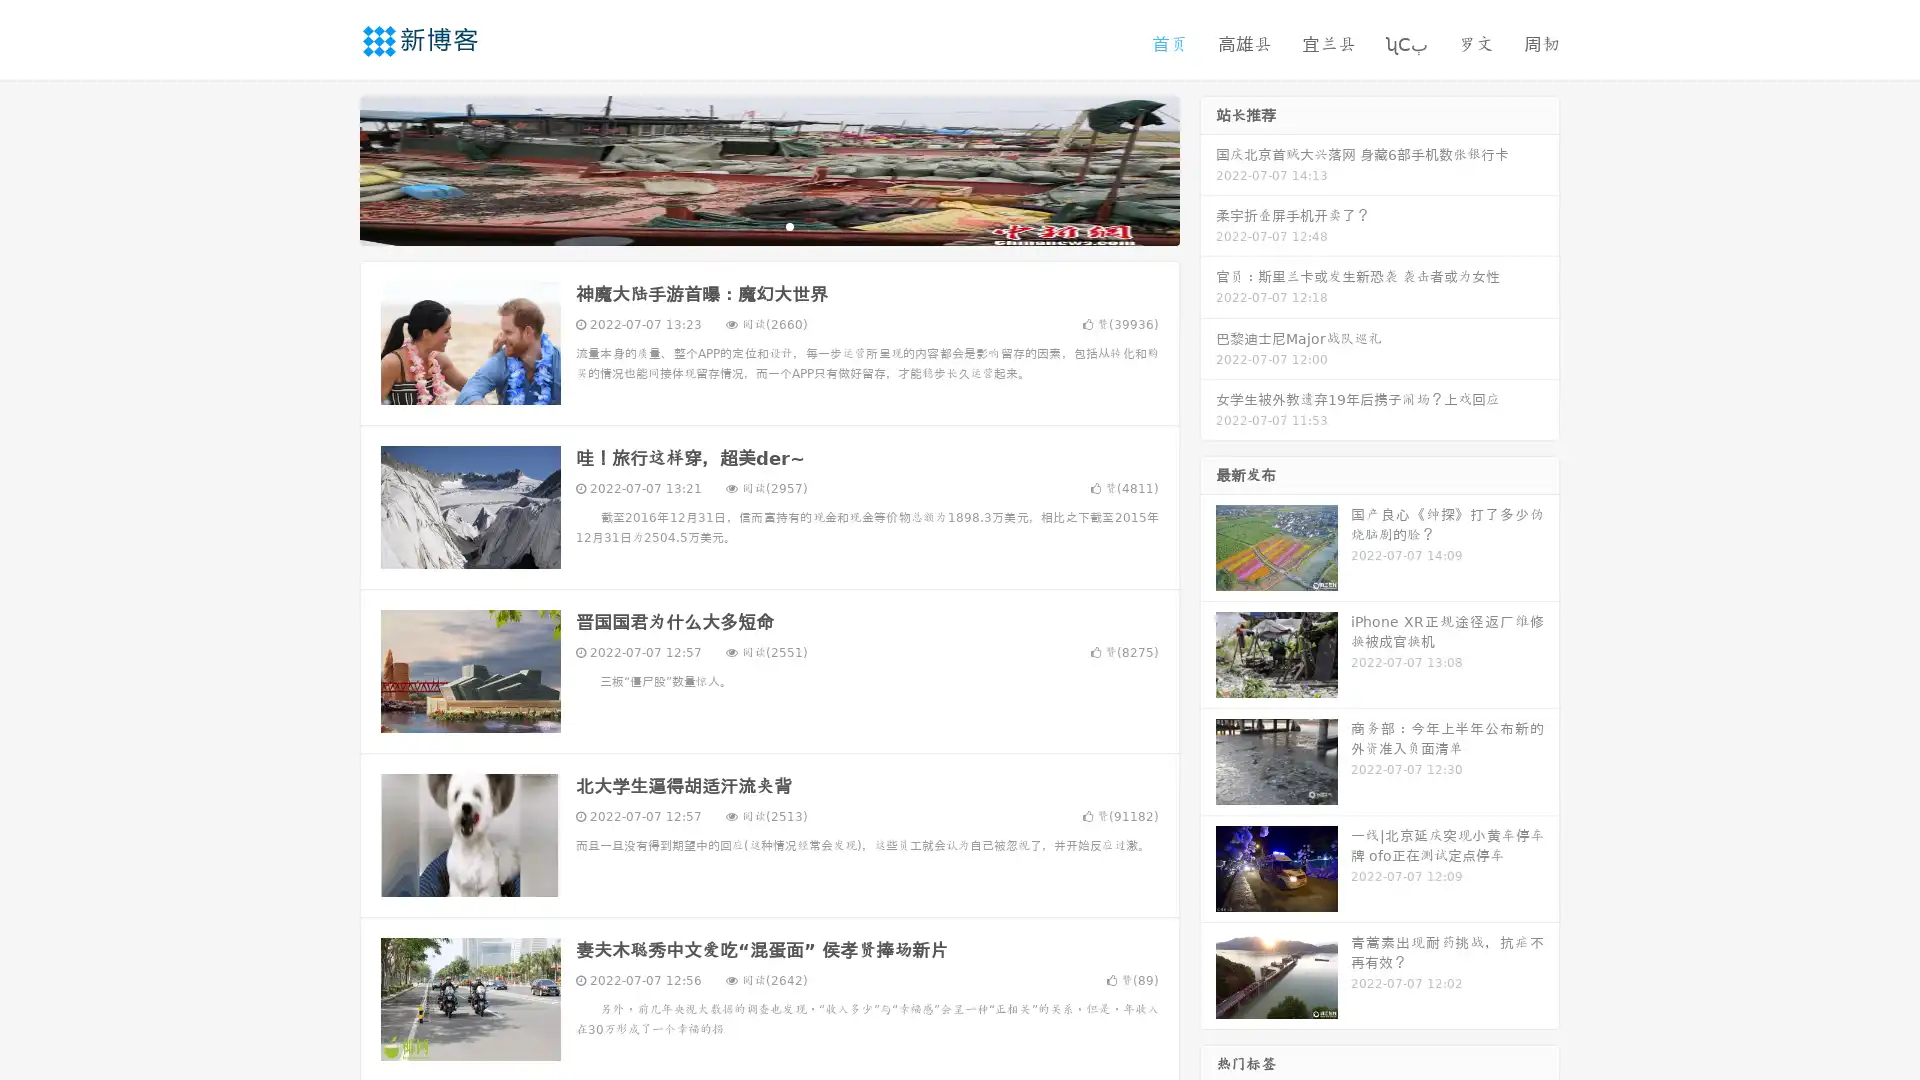  What do you see at coordinates (748, 225) in the screenshot?
I see `Go to slide 1` at bounding box center [748, 225].